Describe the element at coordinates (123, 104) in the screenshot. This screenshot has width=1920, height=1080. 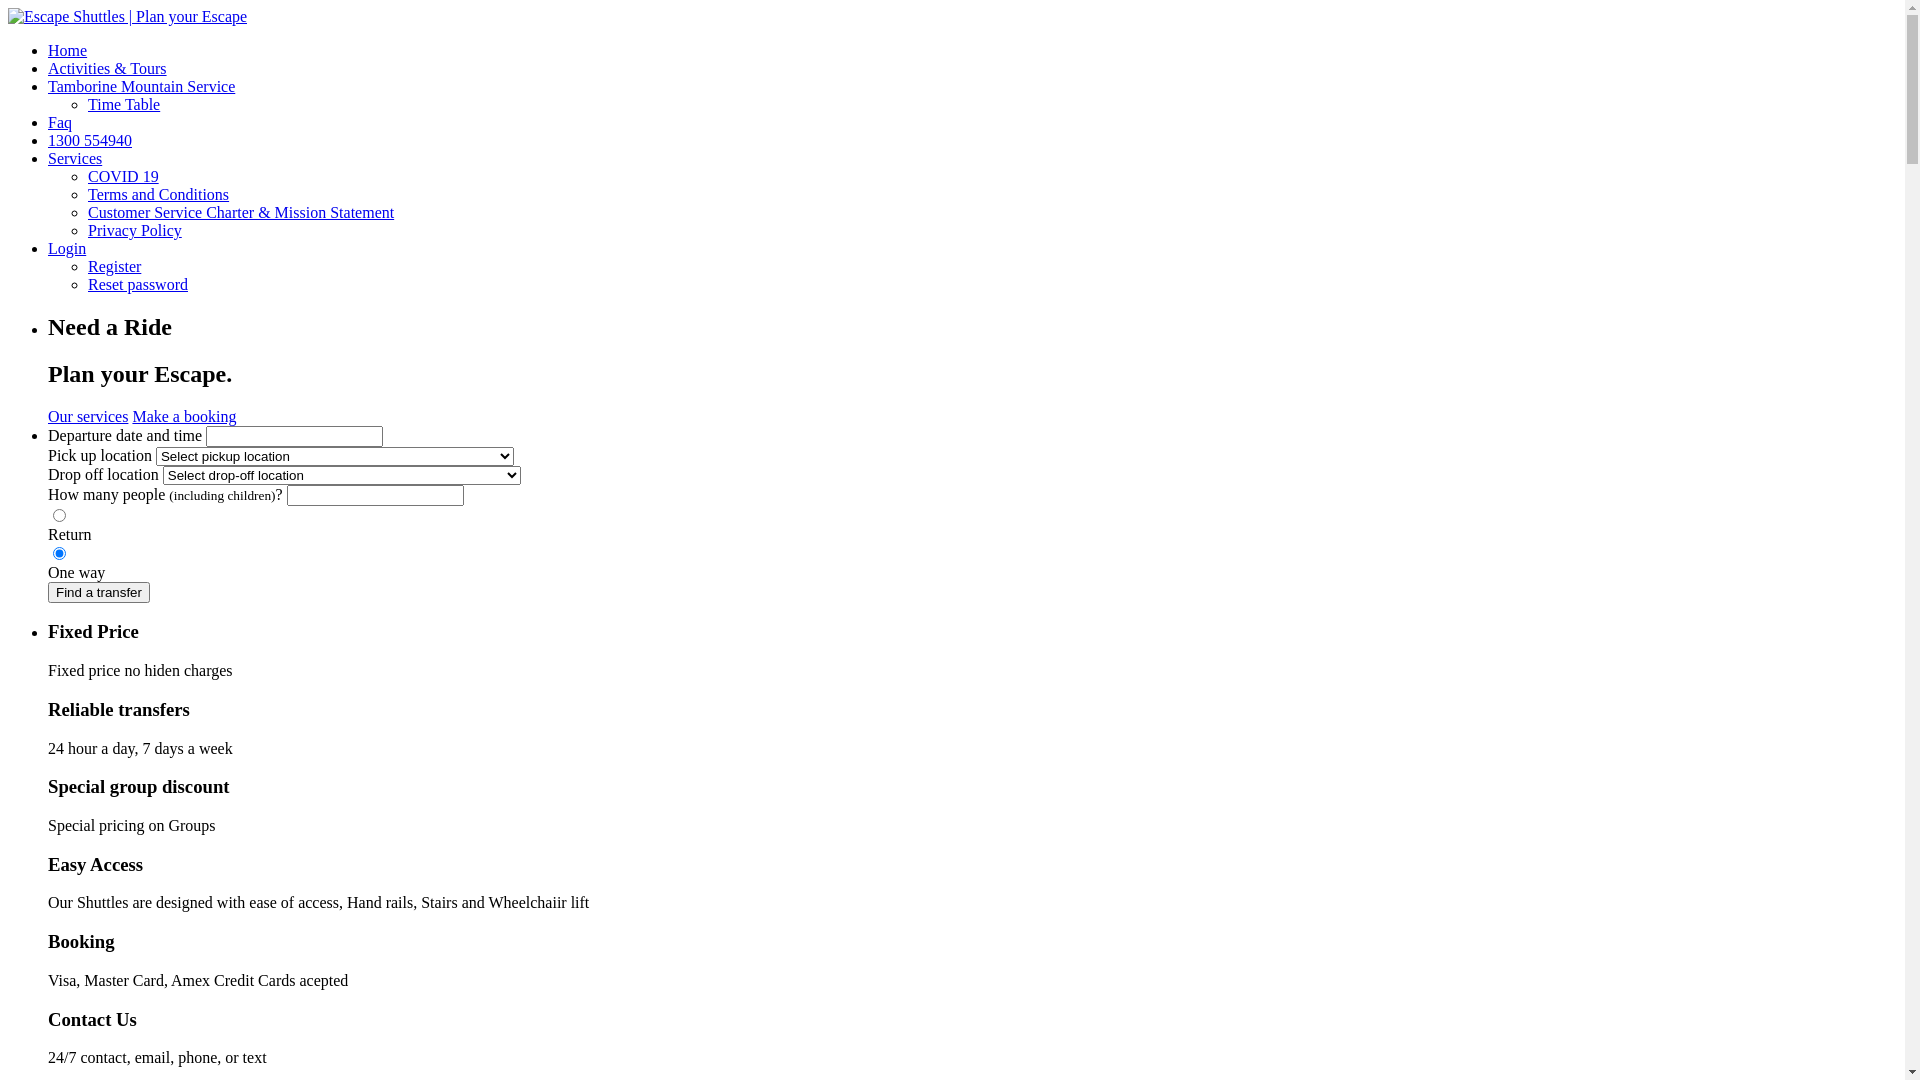
I see `'Time Table'` at that location.